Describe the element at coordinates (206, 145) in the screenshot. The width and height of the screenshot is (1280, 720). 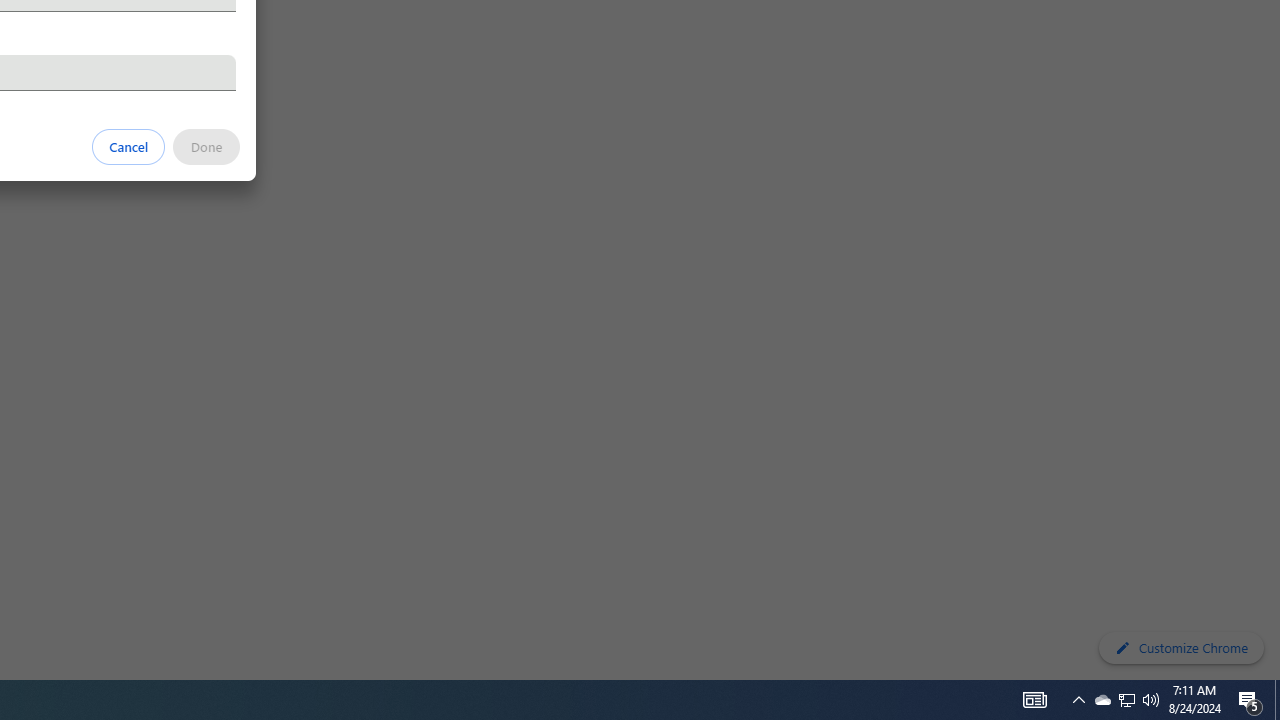
I see `'Done'` at that location.